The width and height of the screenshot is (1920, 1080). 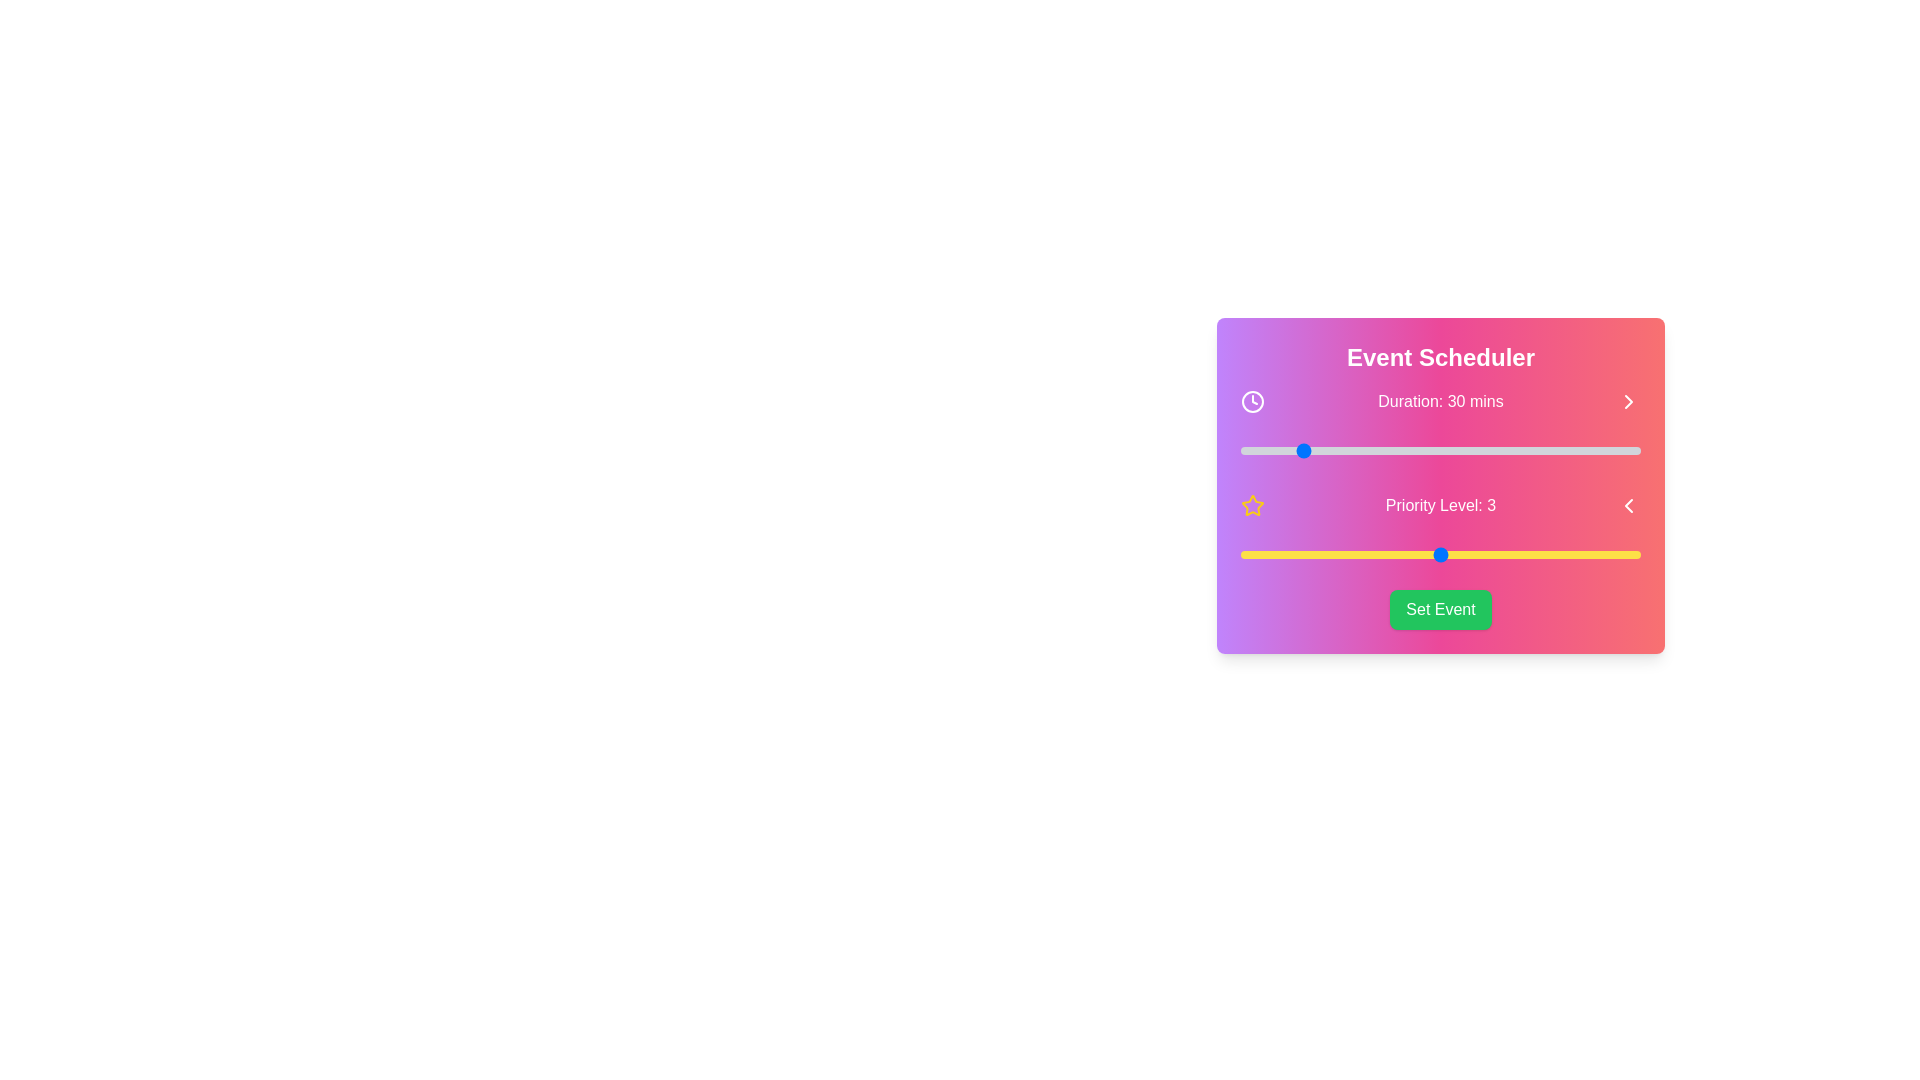 What do you see at coordinates (1274, 451) in the screenshot?
I see `the slider` at bounding box center [1274, 451].